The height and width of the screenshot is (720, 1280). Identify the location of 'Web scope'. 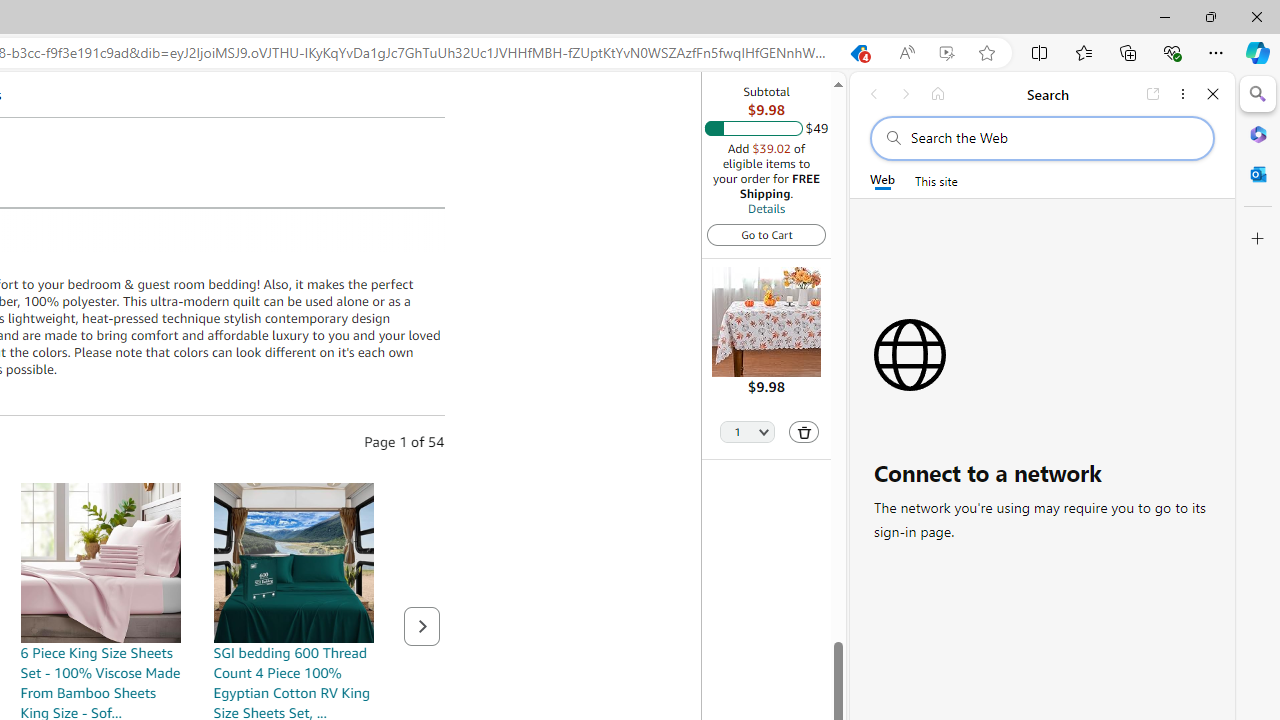
(881, 180).